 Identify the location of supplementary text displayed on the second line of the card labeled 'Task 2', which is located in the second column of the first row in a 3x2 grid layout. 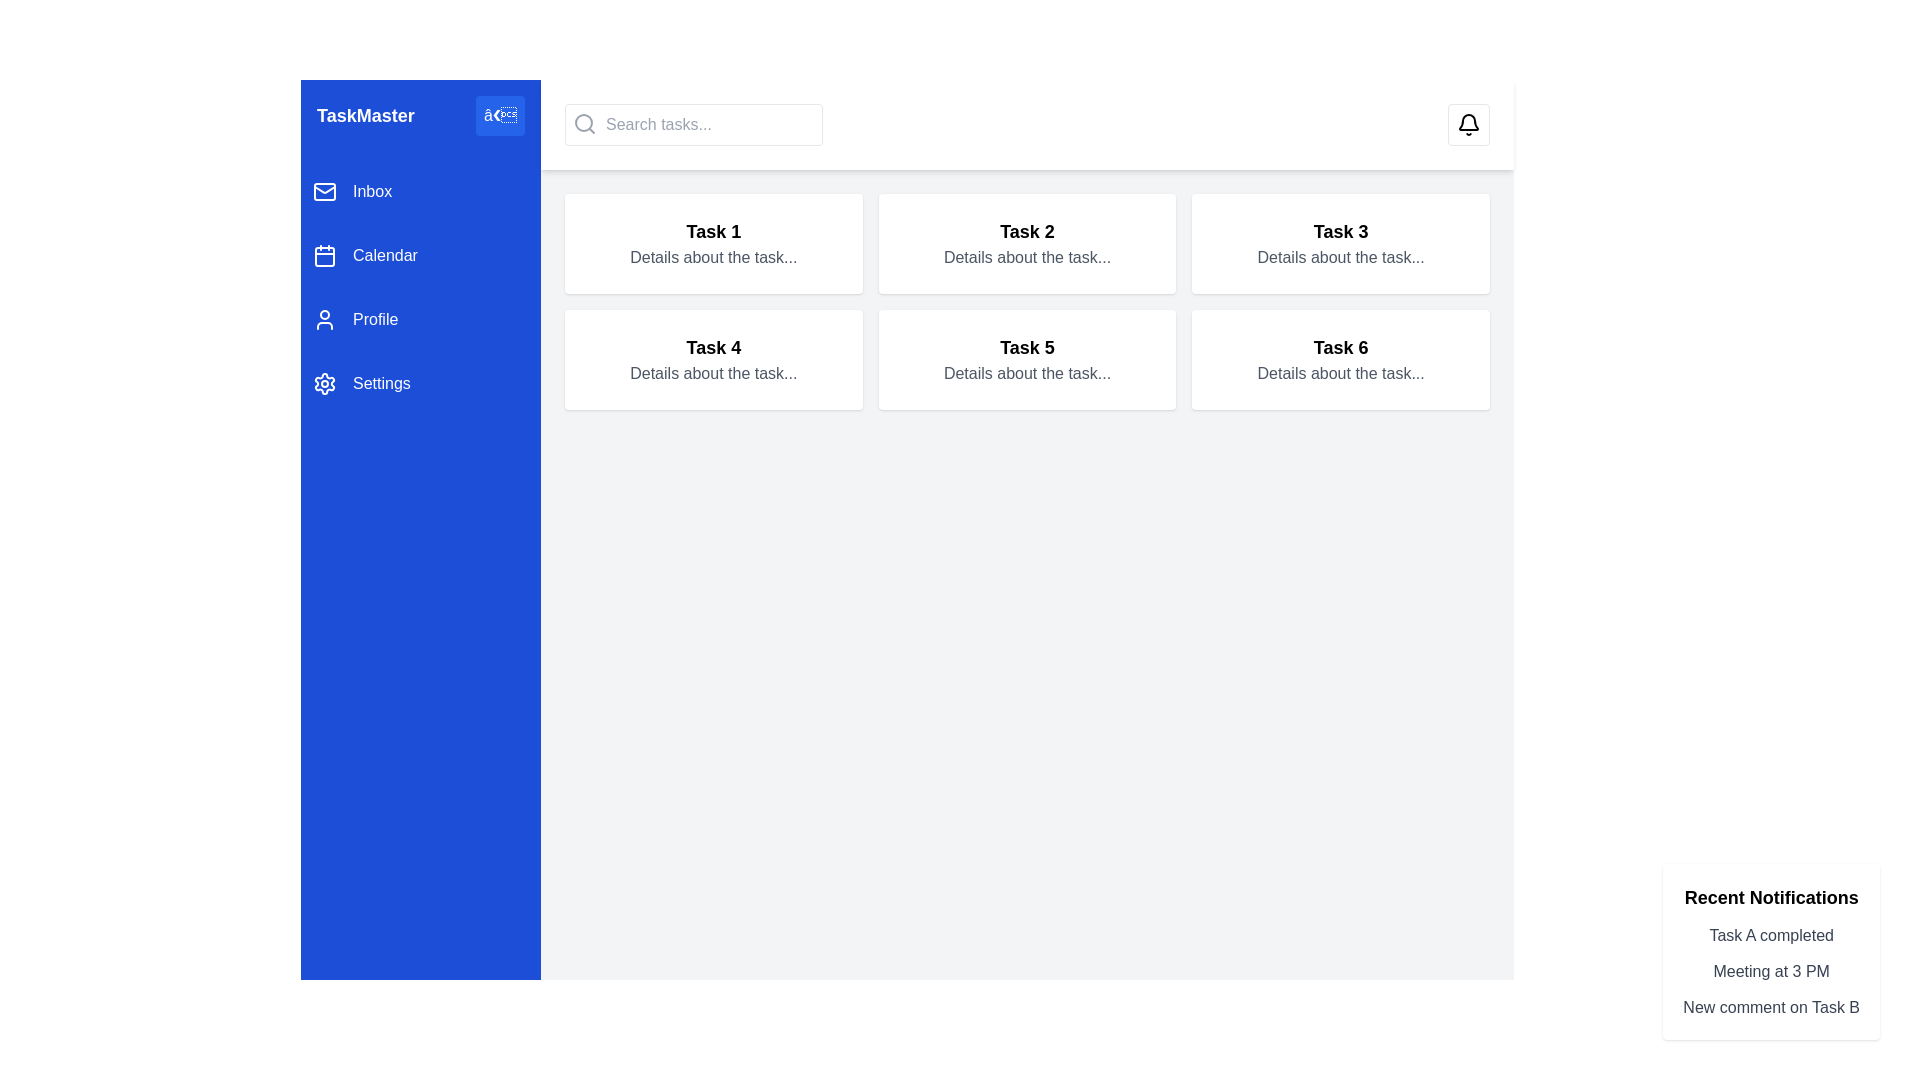
(1027, 257).